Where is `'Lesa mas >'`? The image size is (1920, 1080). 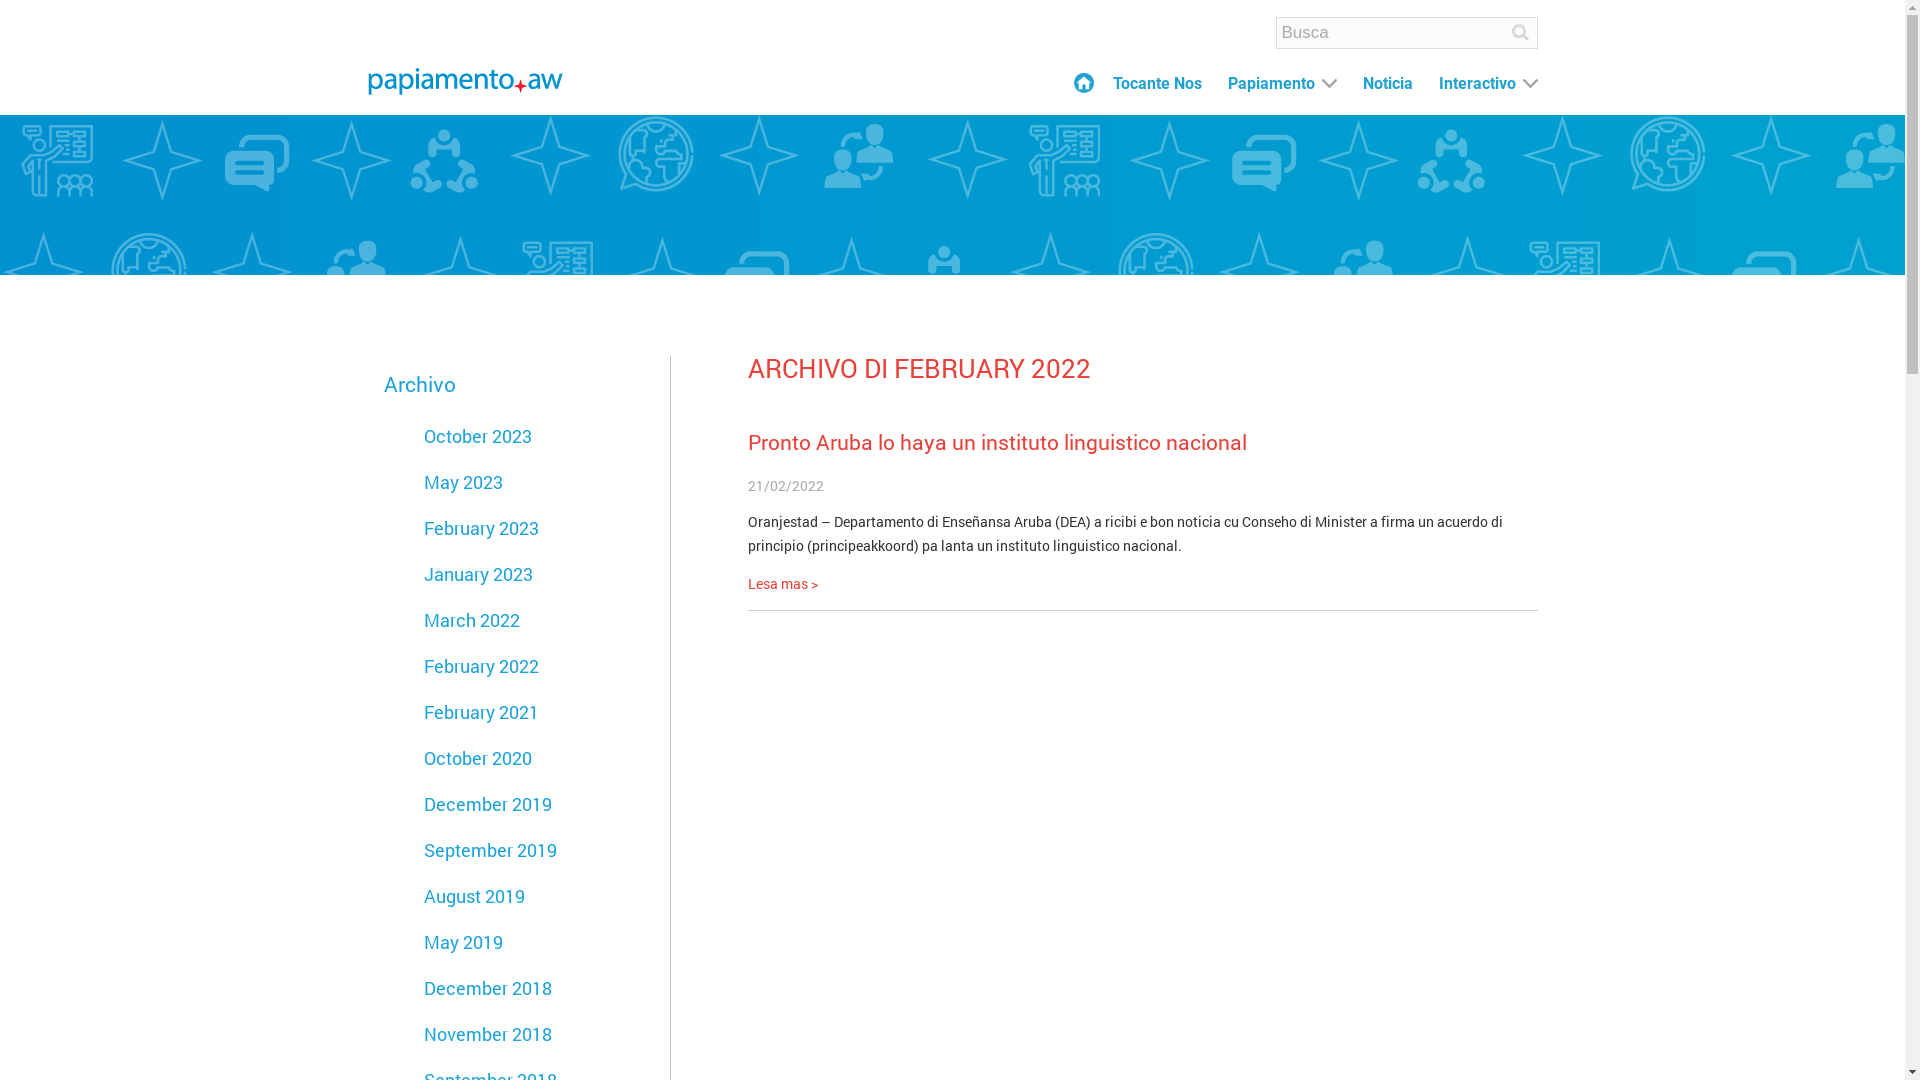
'Lesa mas >' is located at coordinates (781, 583).